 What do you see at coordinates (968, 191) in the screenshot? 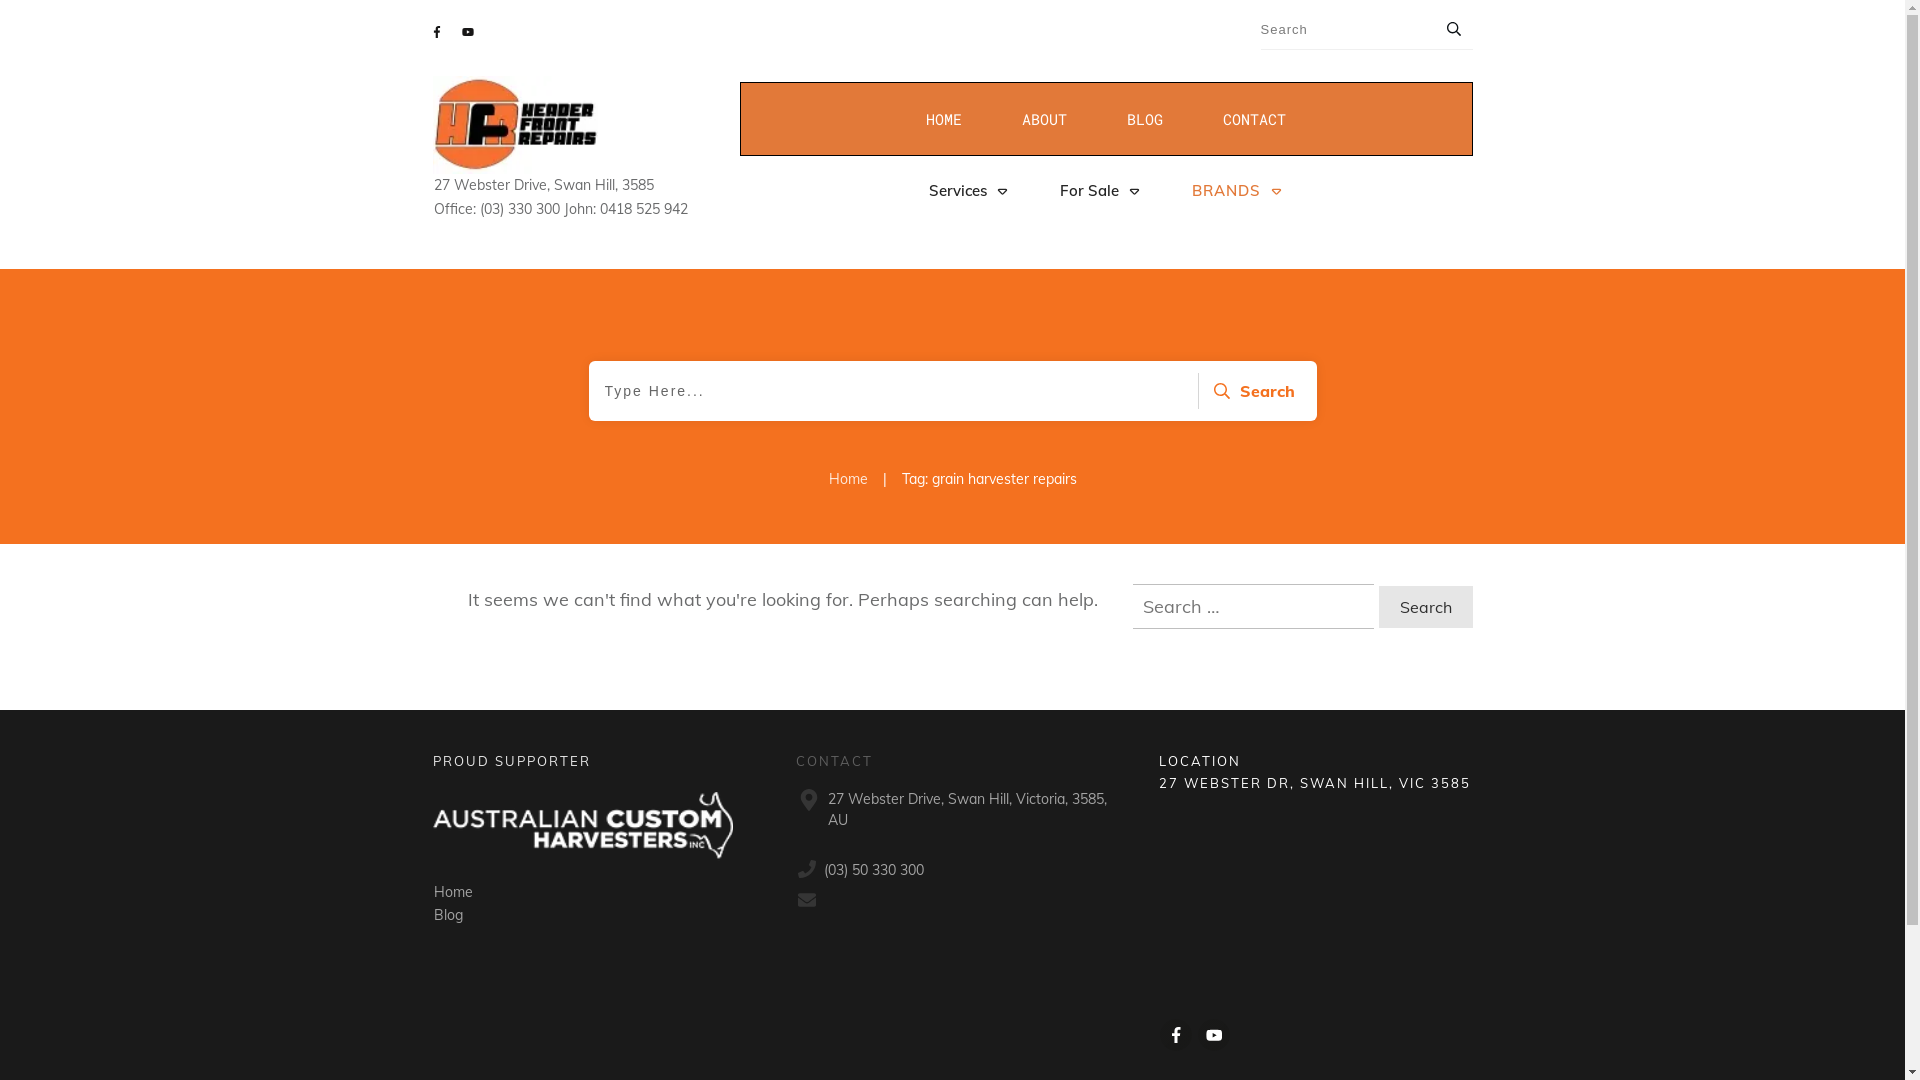
I see `'Services'` at bounding box center [968, 191].